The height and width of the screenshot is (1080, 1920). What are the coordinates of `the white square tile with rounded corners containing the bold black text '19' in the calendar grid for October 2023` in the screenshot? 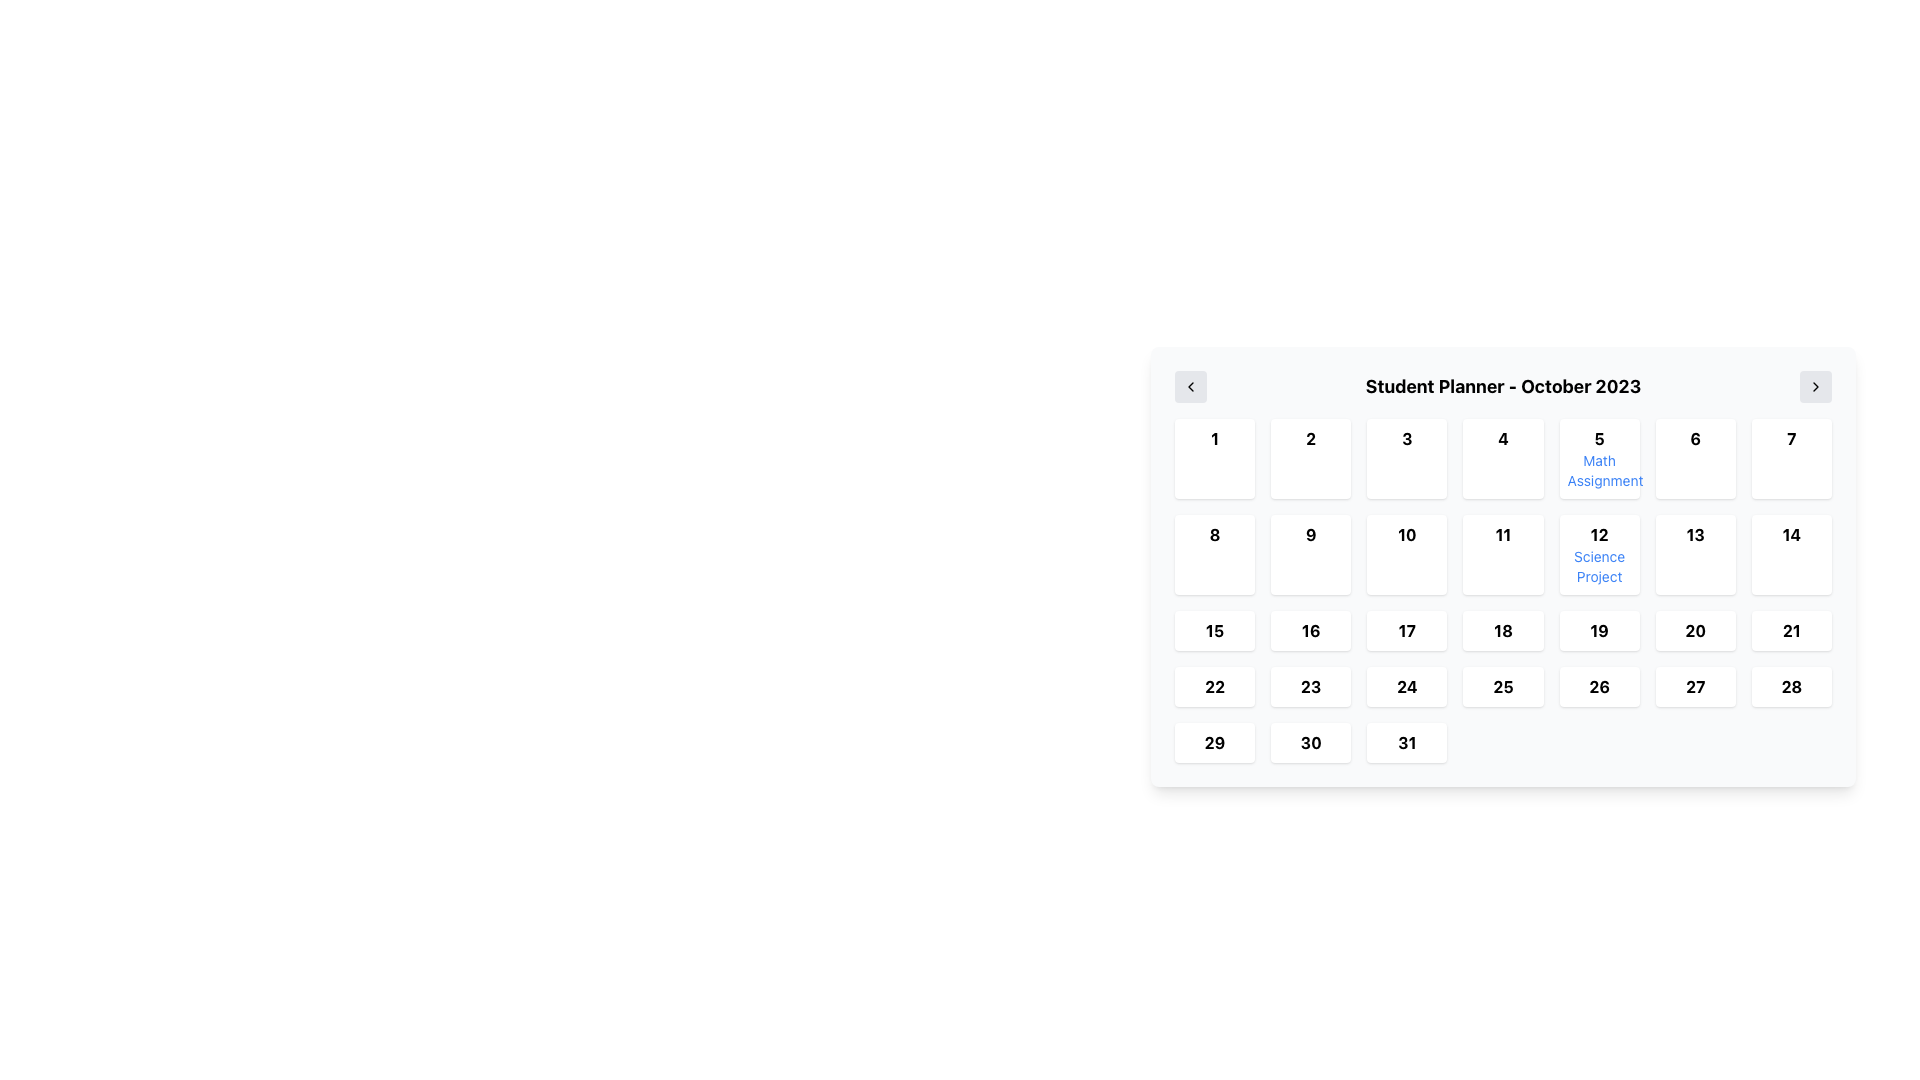 It's located at (1598, 631).